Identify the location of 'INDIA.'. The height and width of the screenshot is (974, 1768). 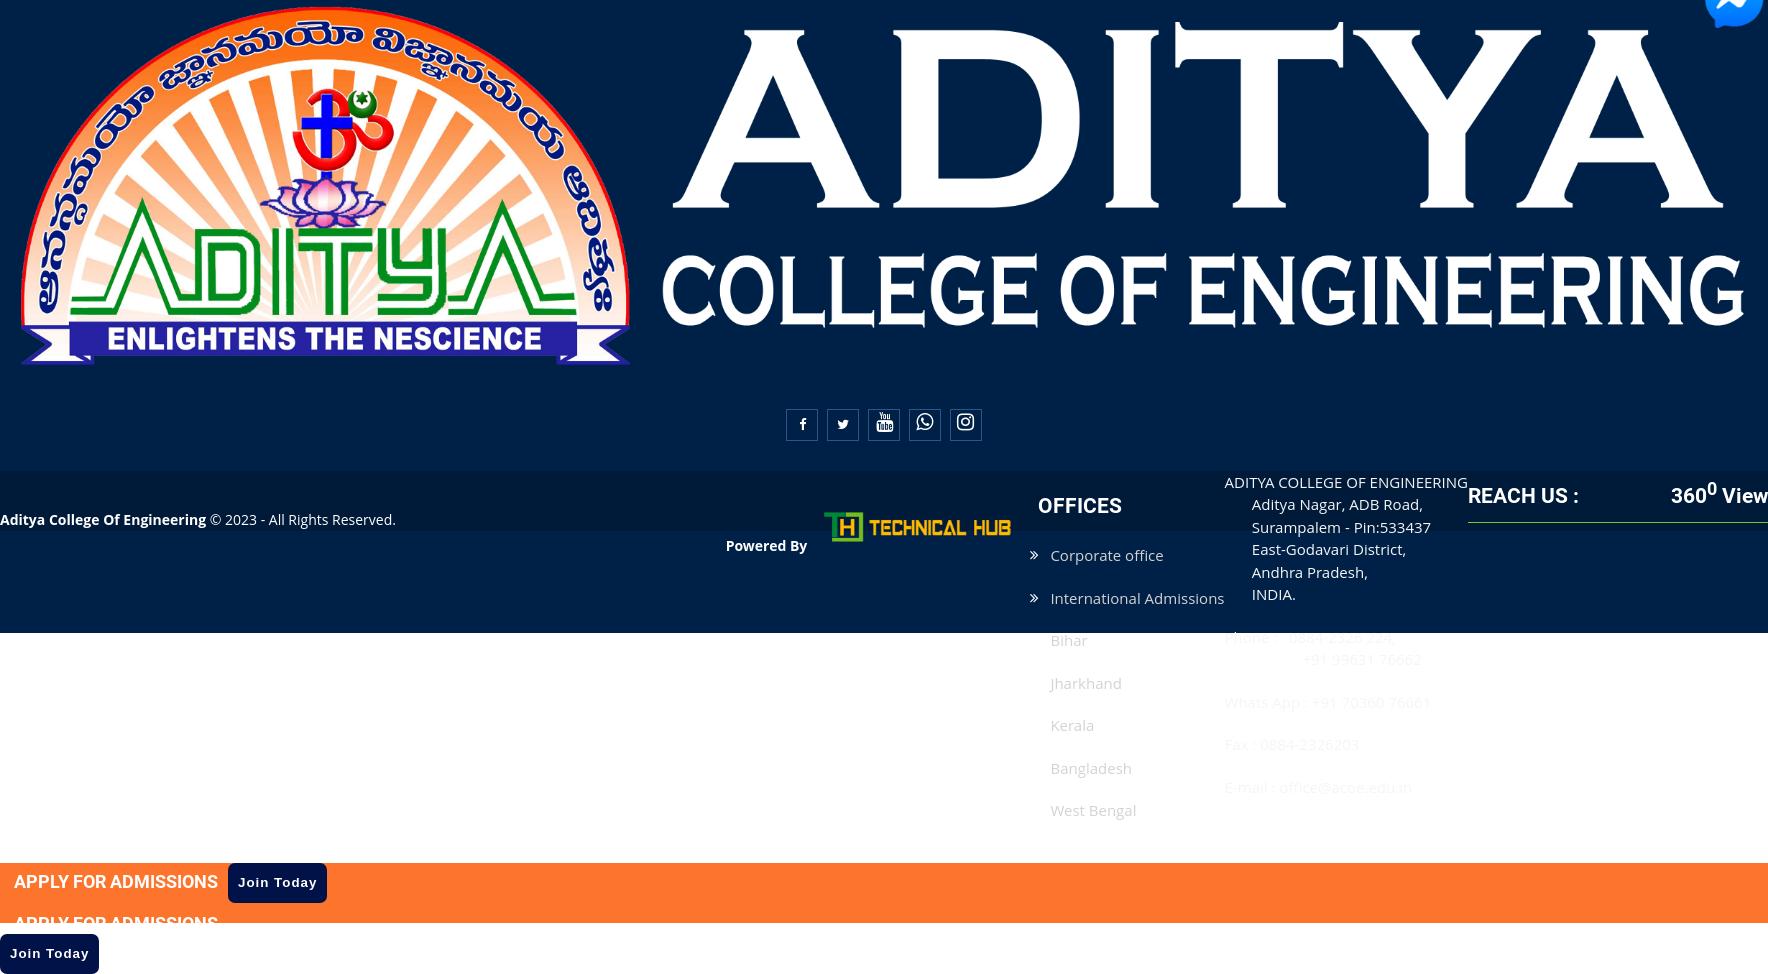
(1259, 593).